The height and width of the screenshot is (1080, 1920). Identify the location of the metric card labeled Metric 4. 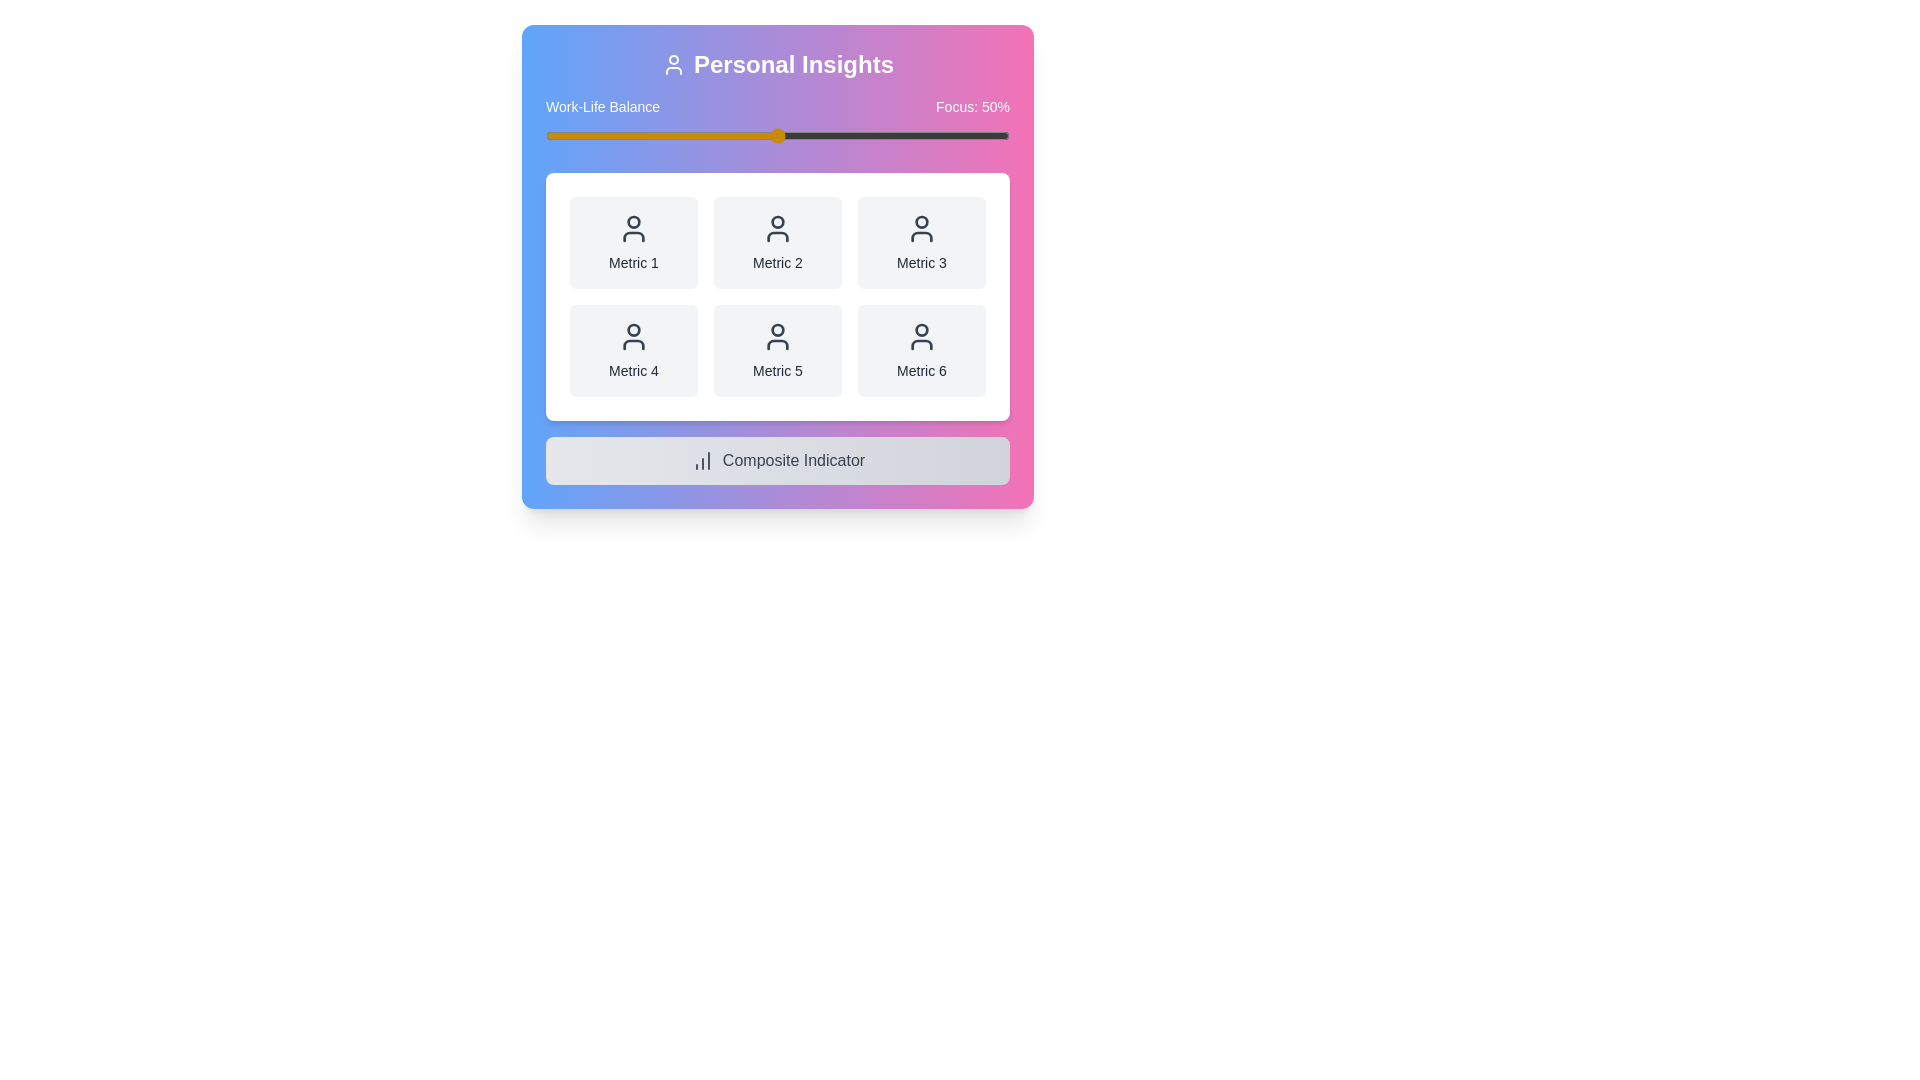
(632, 350).